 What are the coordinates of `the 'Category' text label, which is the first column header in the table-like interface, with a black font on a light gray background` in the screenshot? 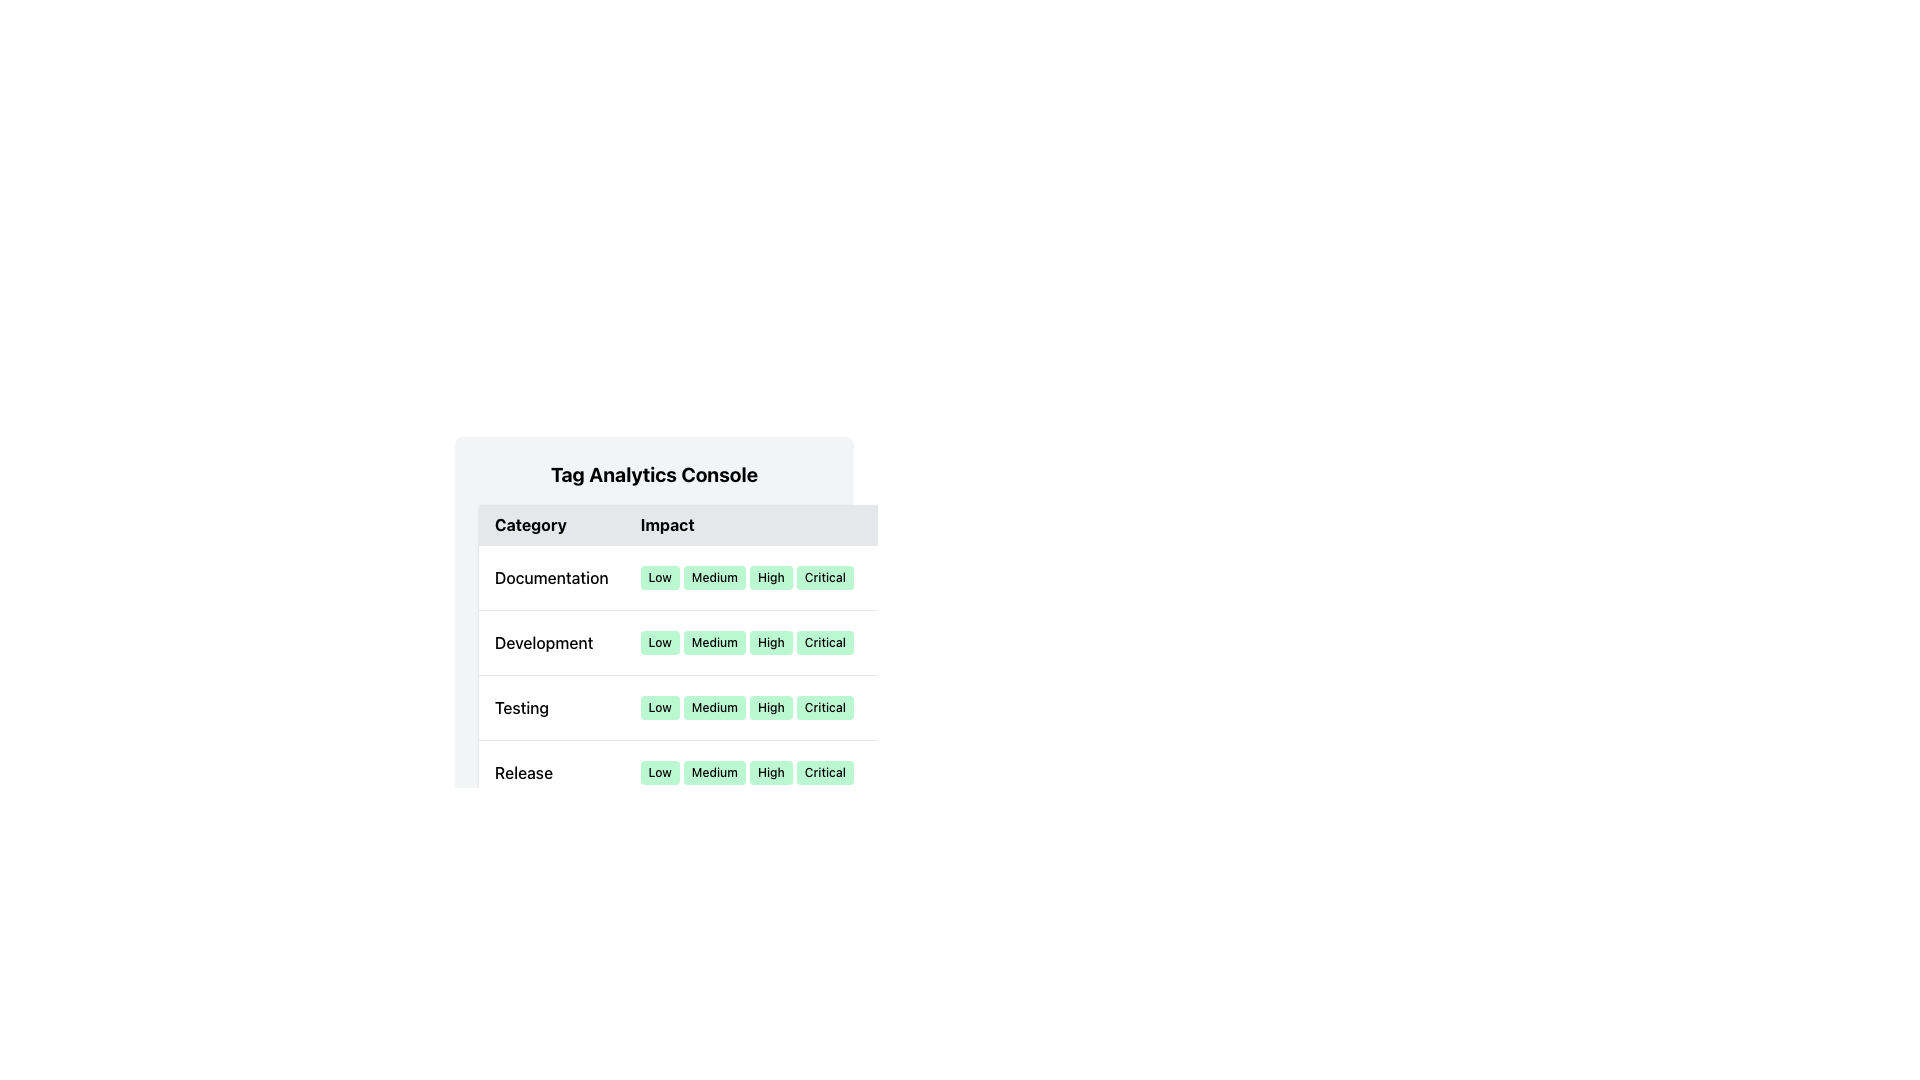 It's located at (551, 524).